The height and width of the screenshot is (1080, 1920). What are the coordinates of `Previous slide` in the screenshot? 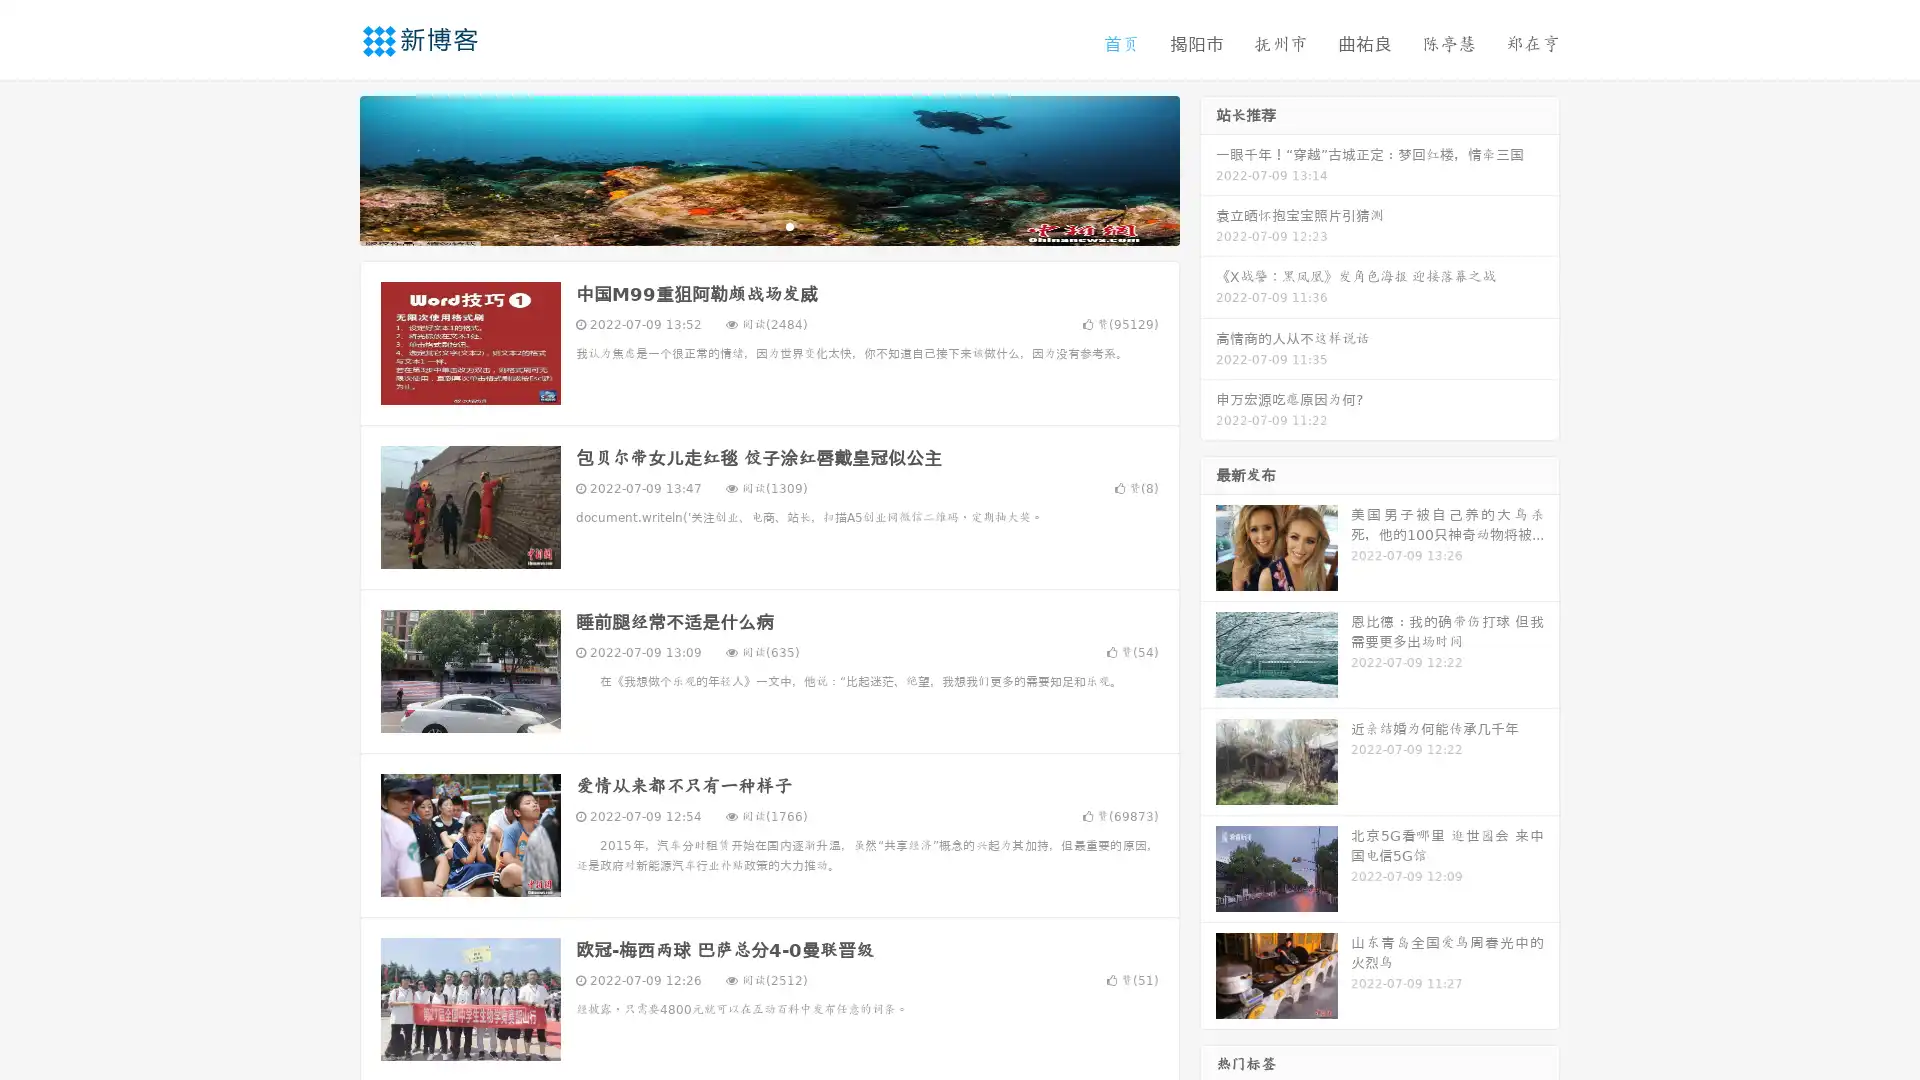 It's located at (330, 168).